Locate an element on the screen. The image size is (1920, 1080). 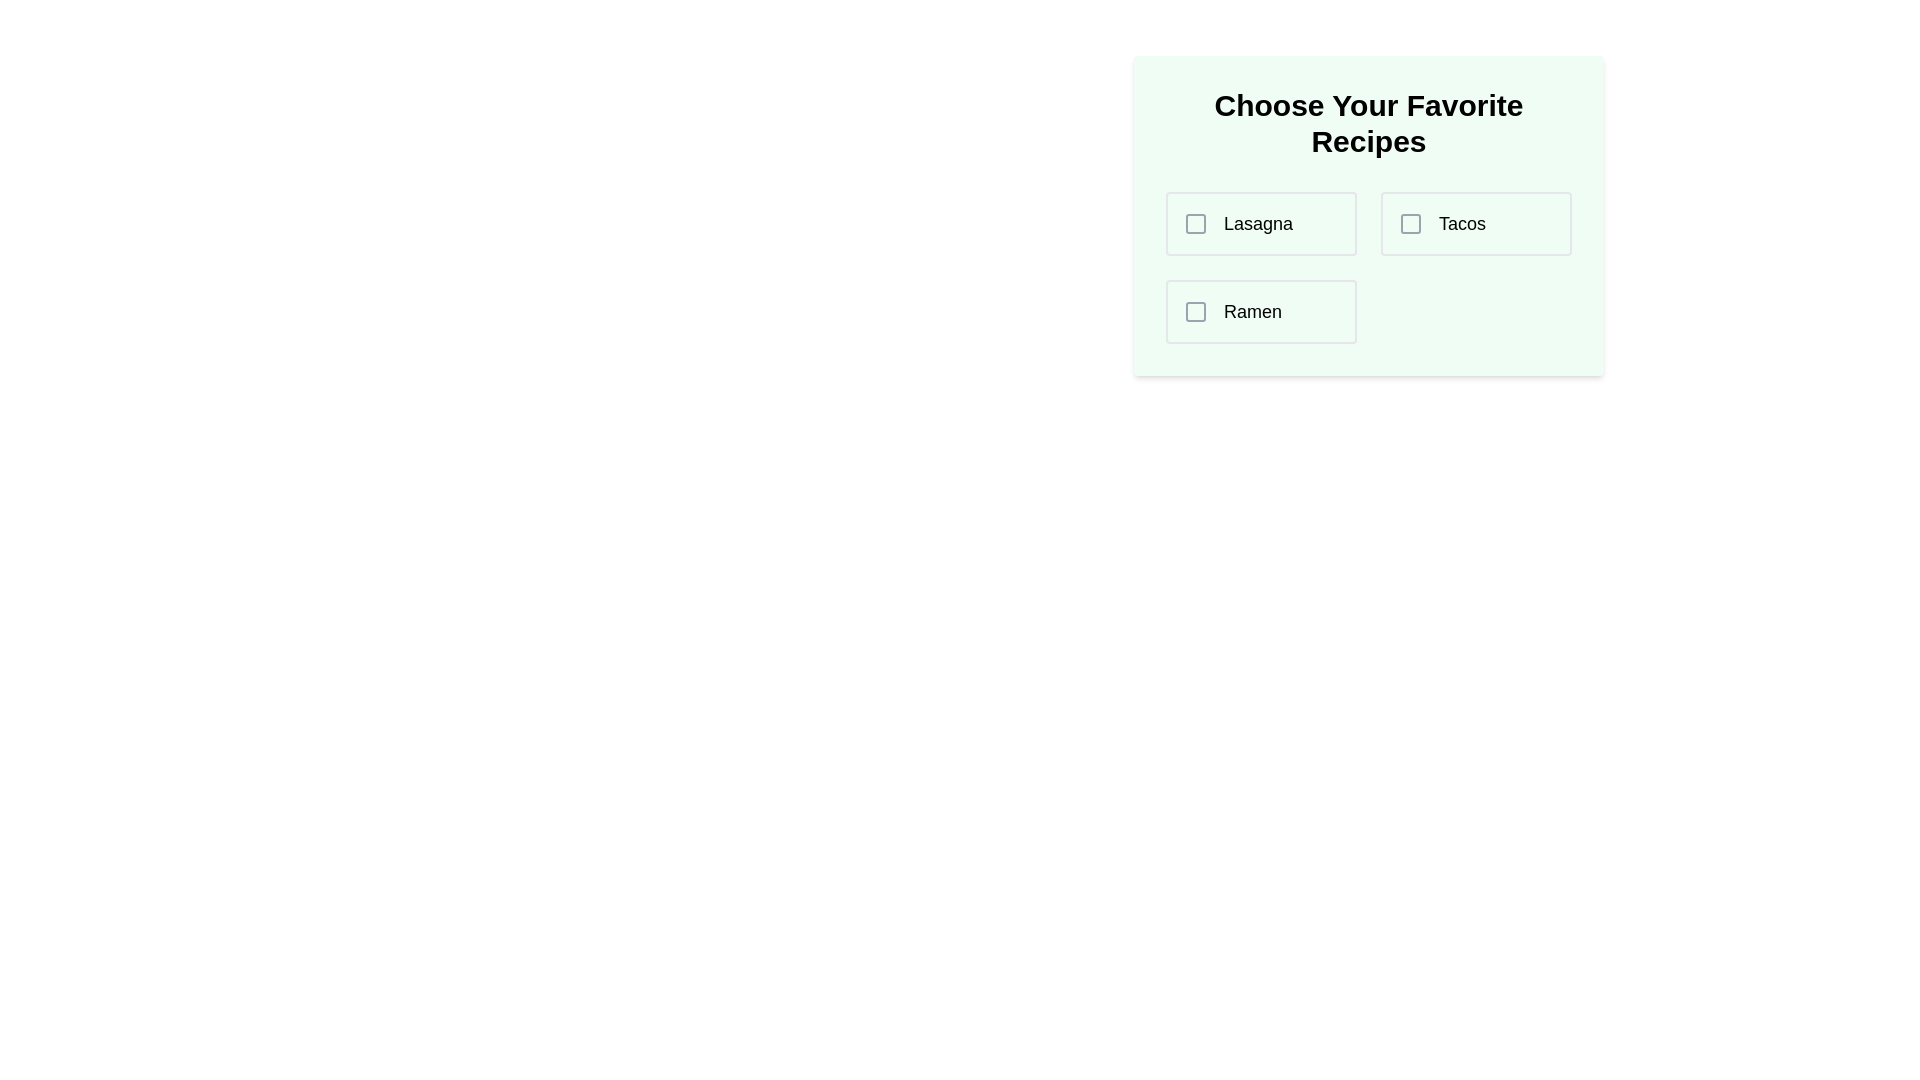
the checkbox next to the 'Ramen' item in the selectable checkbox list is located at coordinates (1260, 312).